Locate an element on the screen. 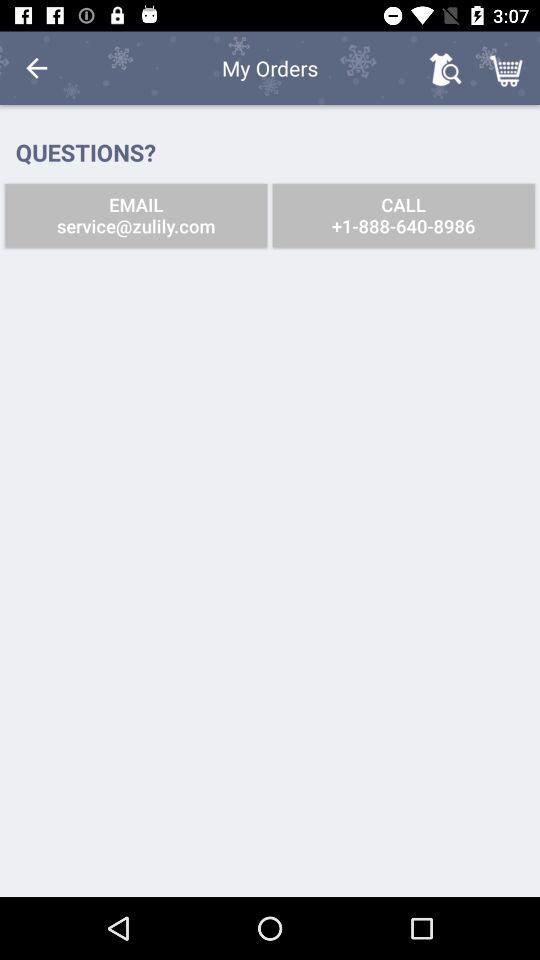 The width and height of the screenshot is (540, 960). icon to the left of call 1 888 icon is located at coordinates (135, 215).